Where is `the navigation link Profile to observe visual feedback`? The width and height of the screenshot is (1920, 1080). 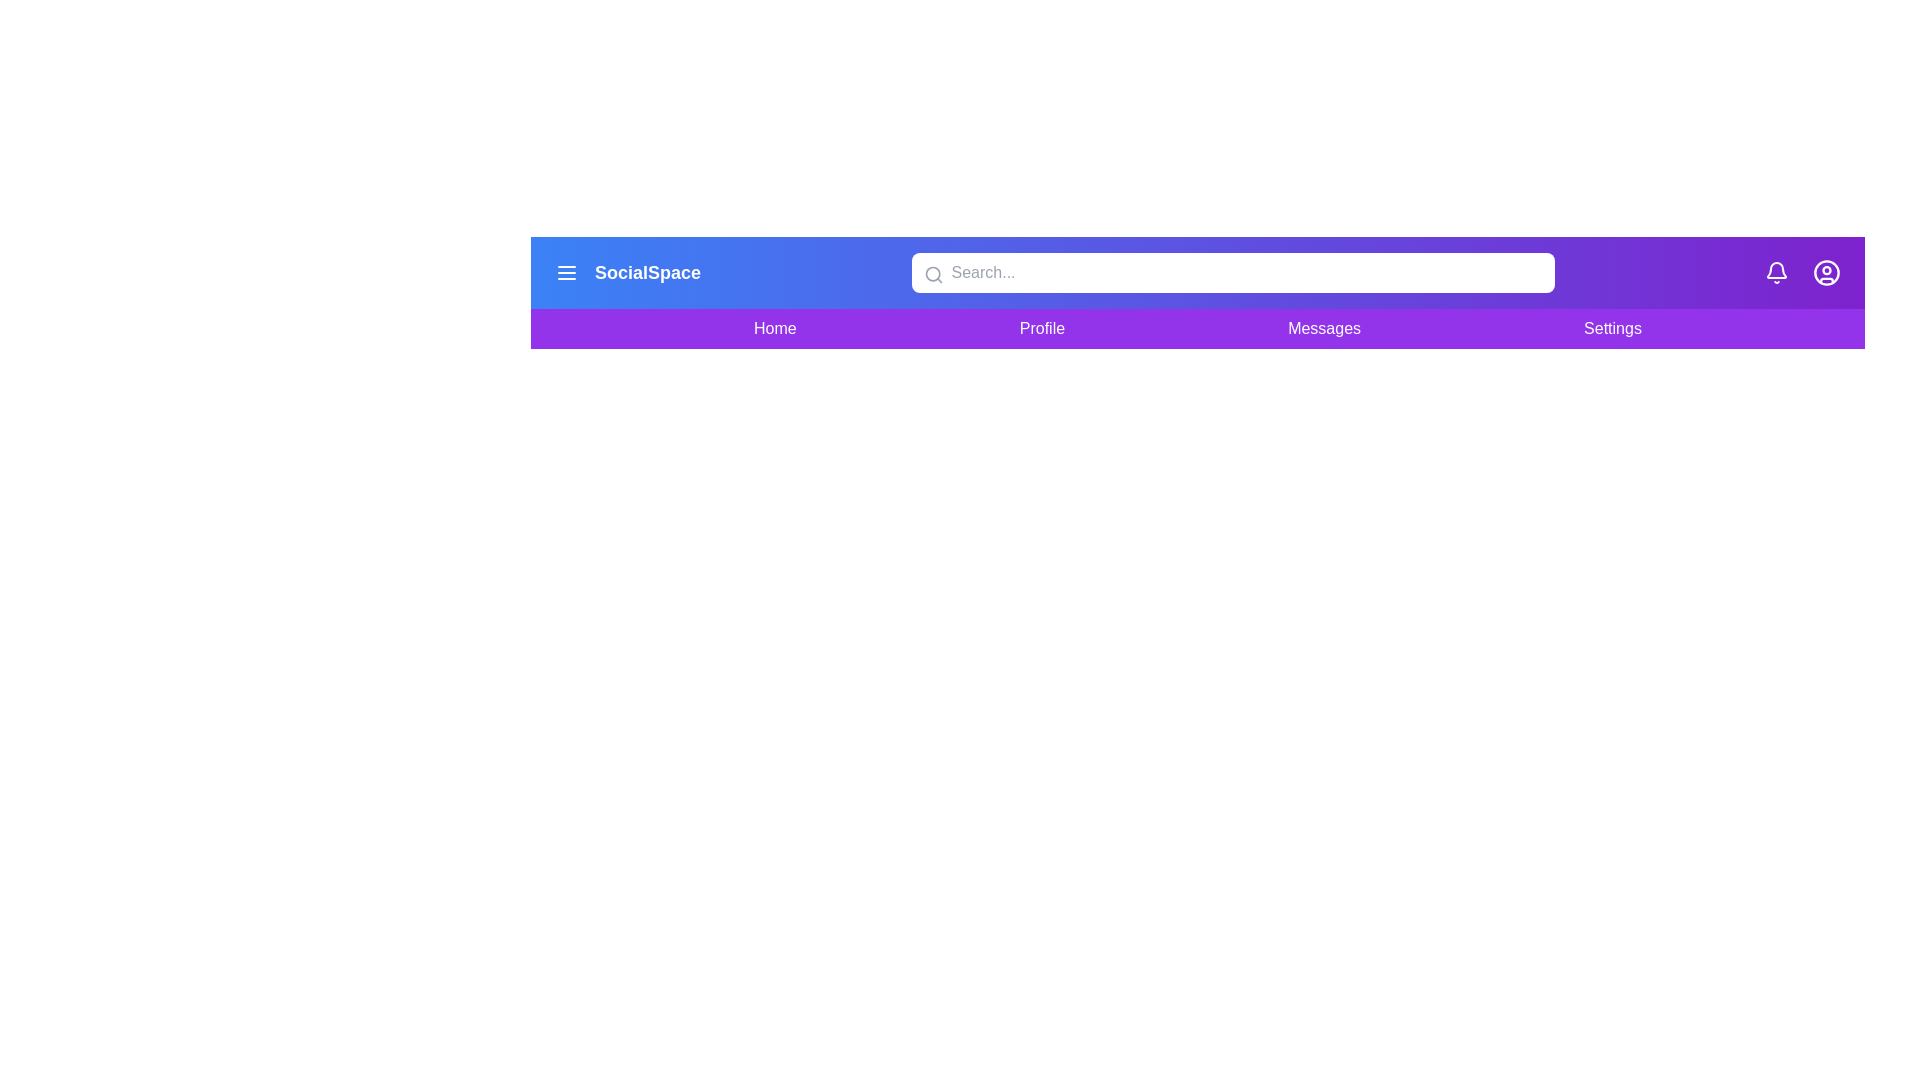 the navigation link Profile to observe visual feedback is located at coordinates (1041, 327).